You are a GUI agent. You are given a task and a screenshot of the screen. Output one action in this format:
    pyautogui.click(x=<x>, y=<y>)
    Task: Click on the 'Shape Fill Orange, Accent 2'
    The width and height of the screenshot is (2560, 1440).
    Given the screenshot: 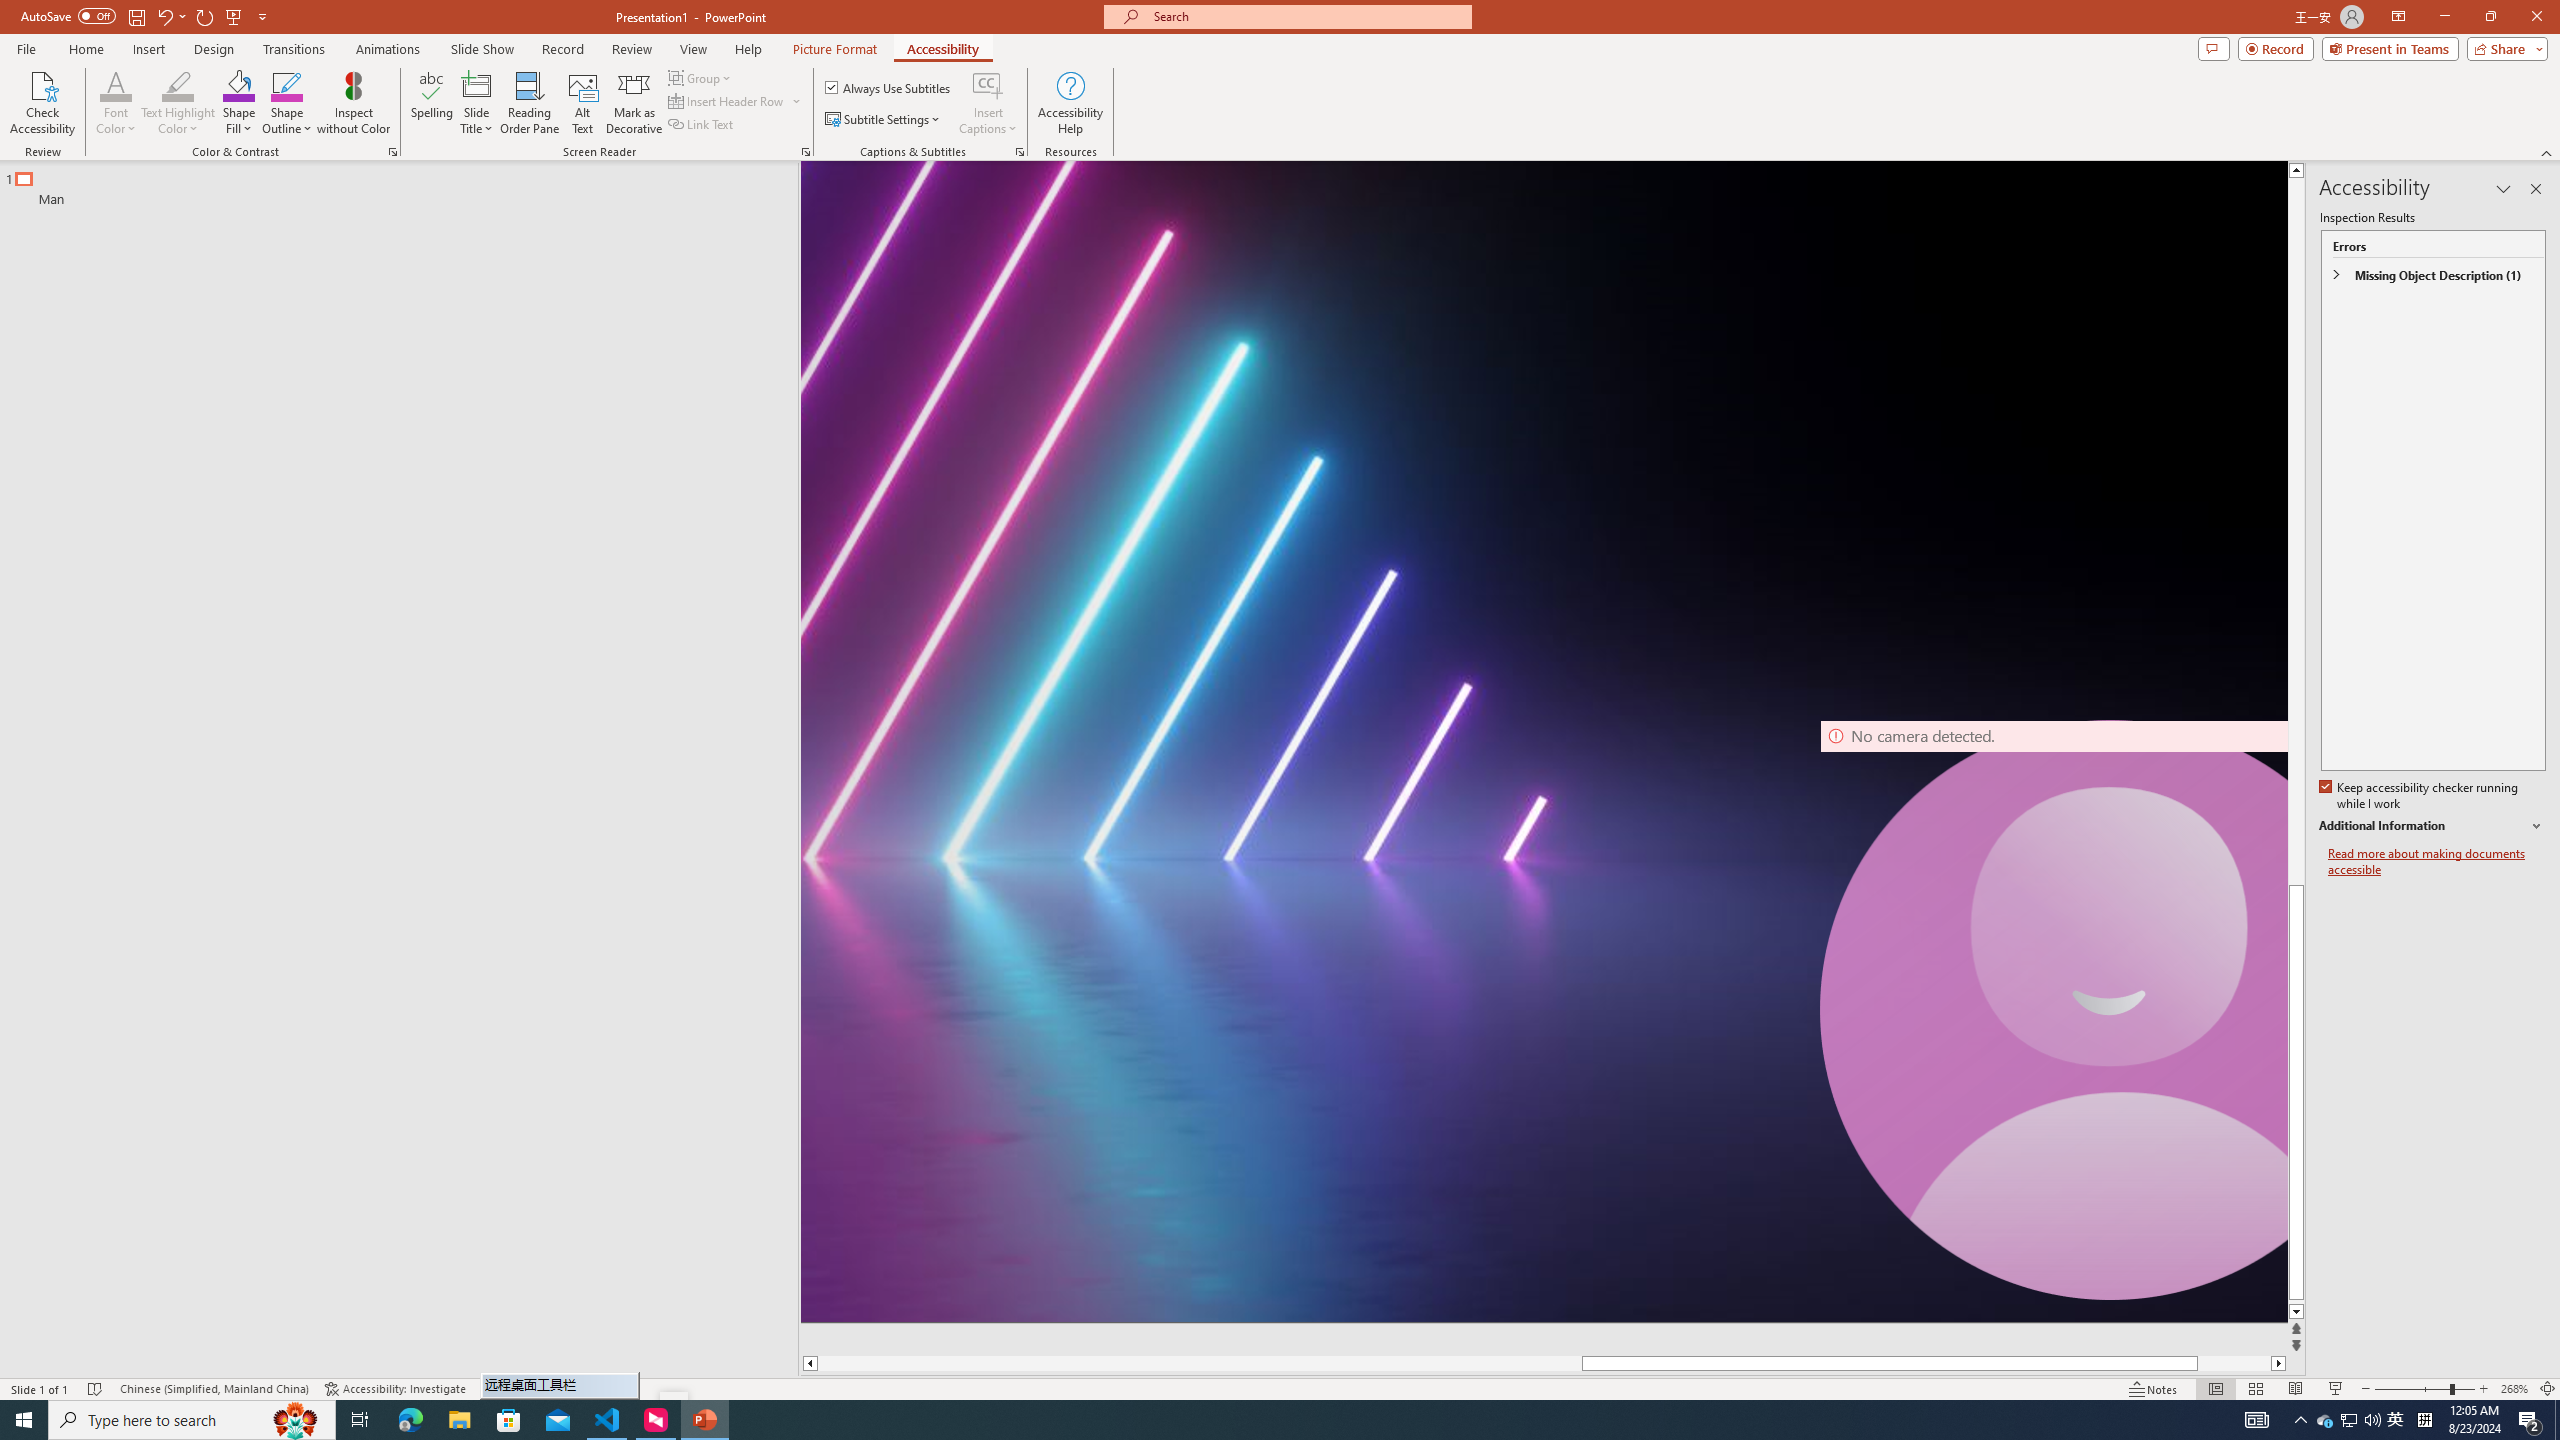 What is the action you would take?
    pyautogui.click(x=239, y=84)
    